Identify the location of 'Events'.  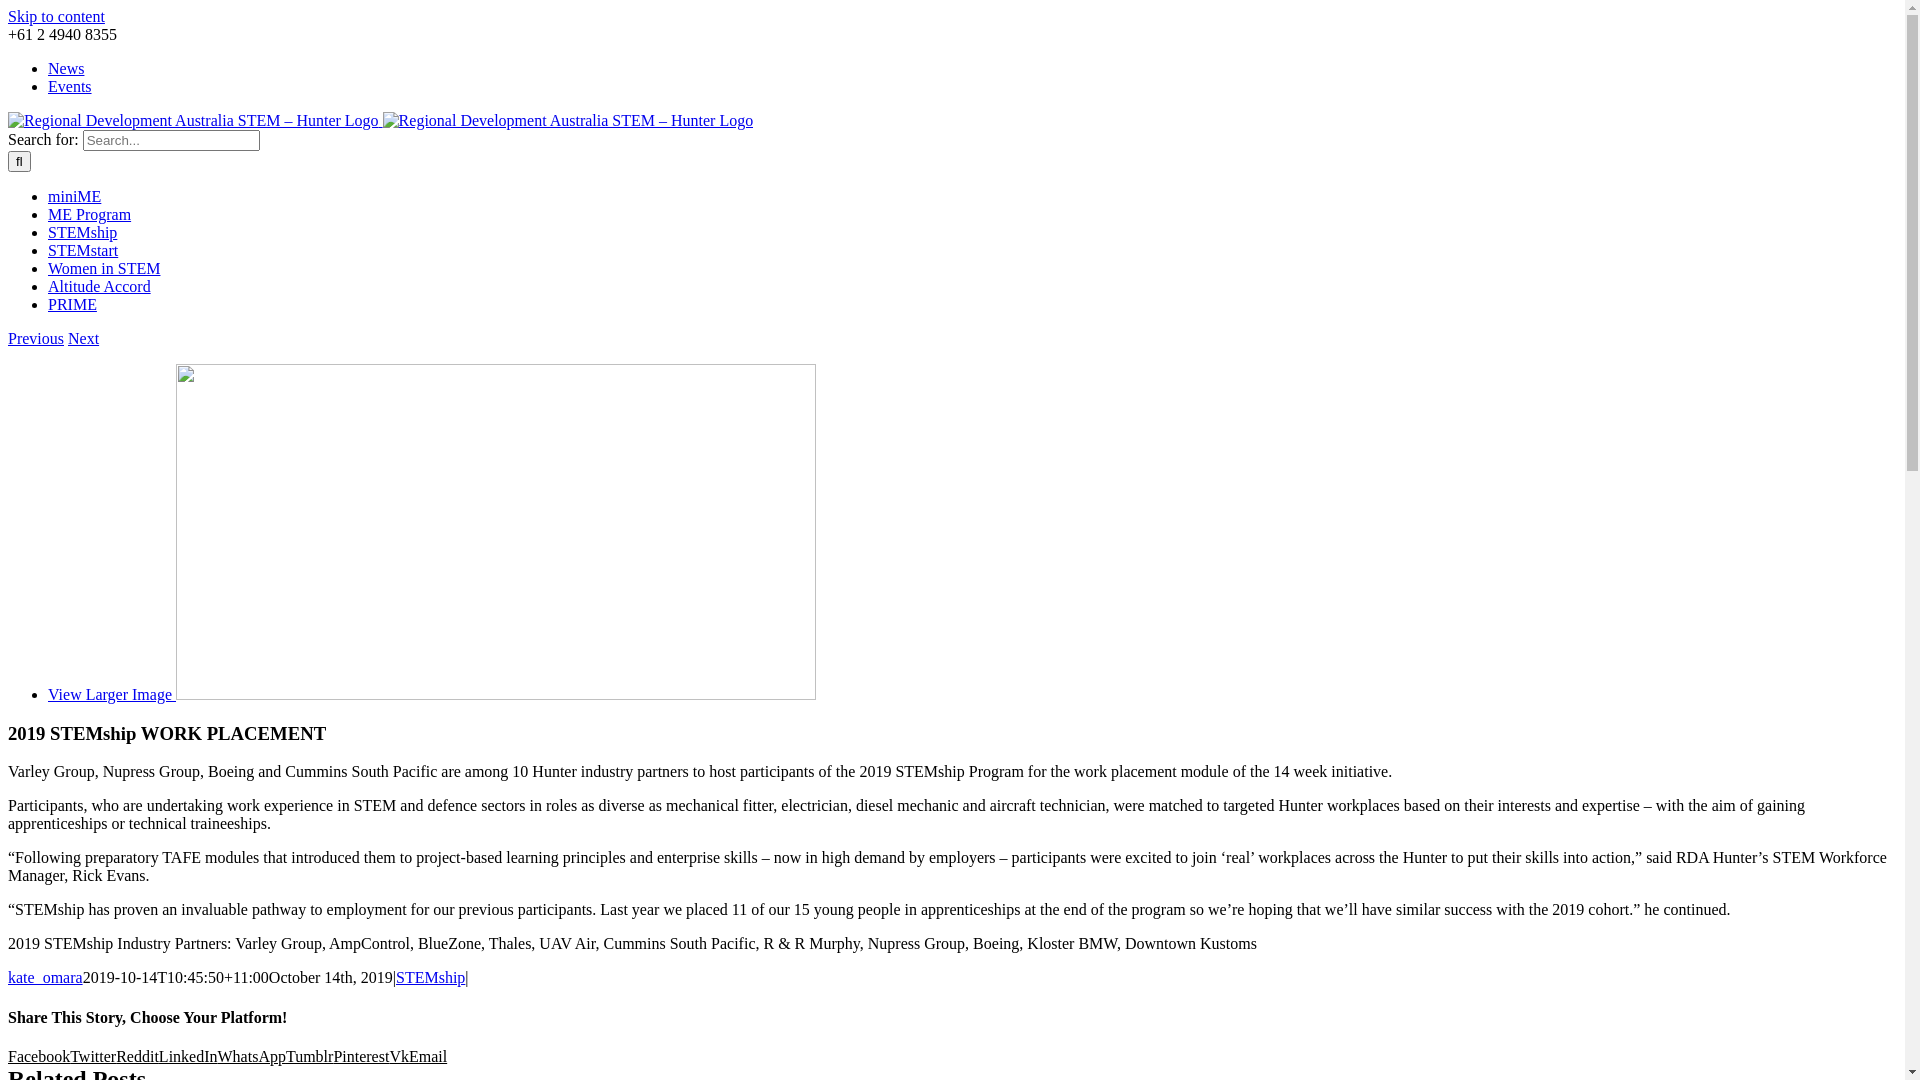
(70, 85).